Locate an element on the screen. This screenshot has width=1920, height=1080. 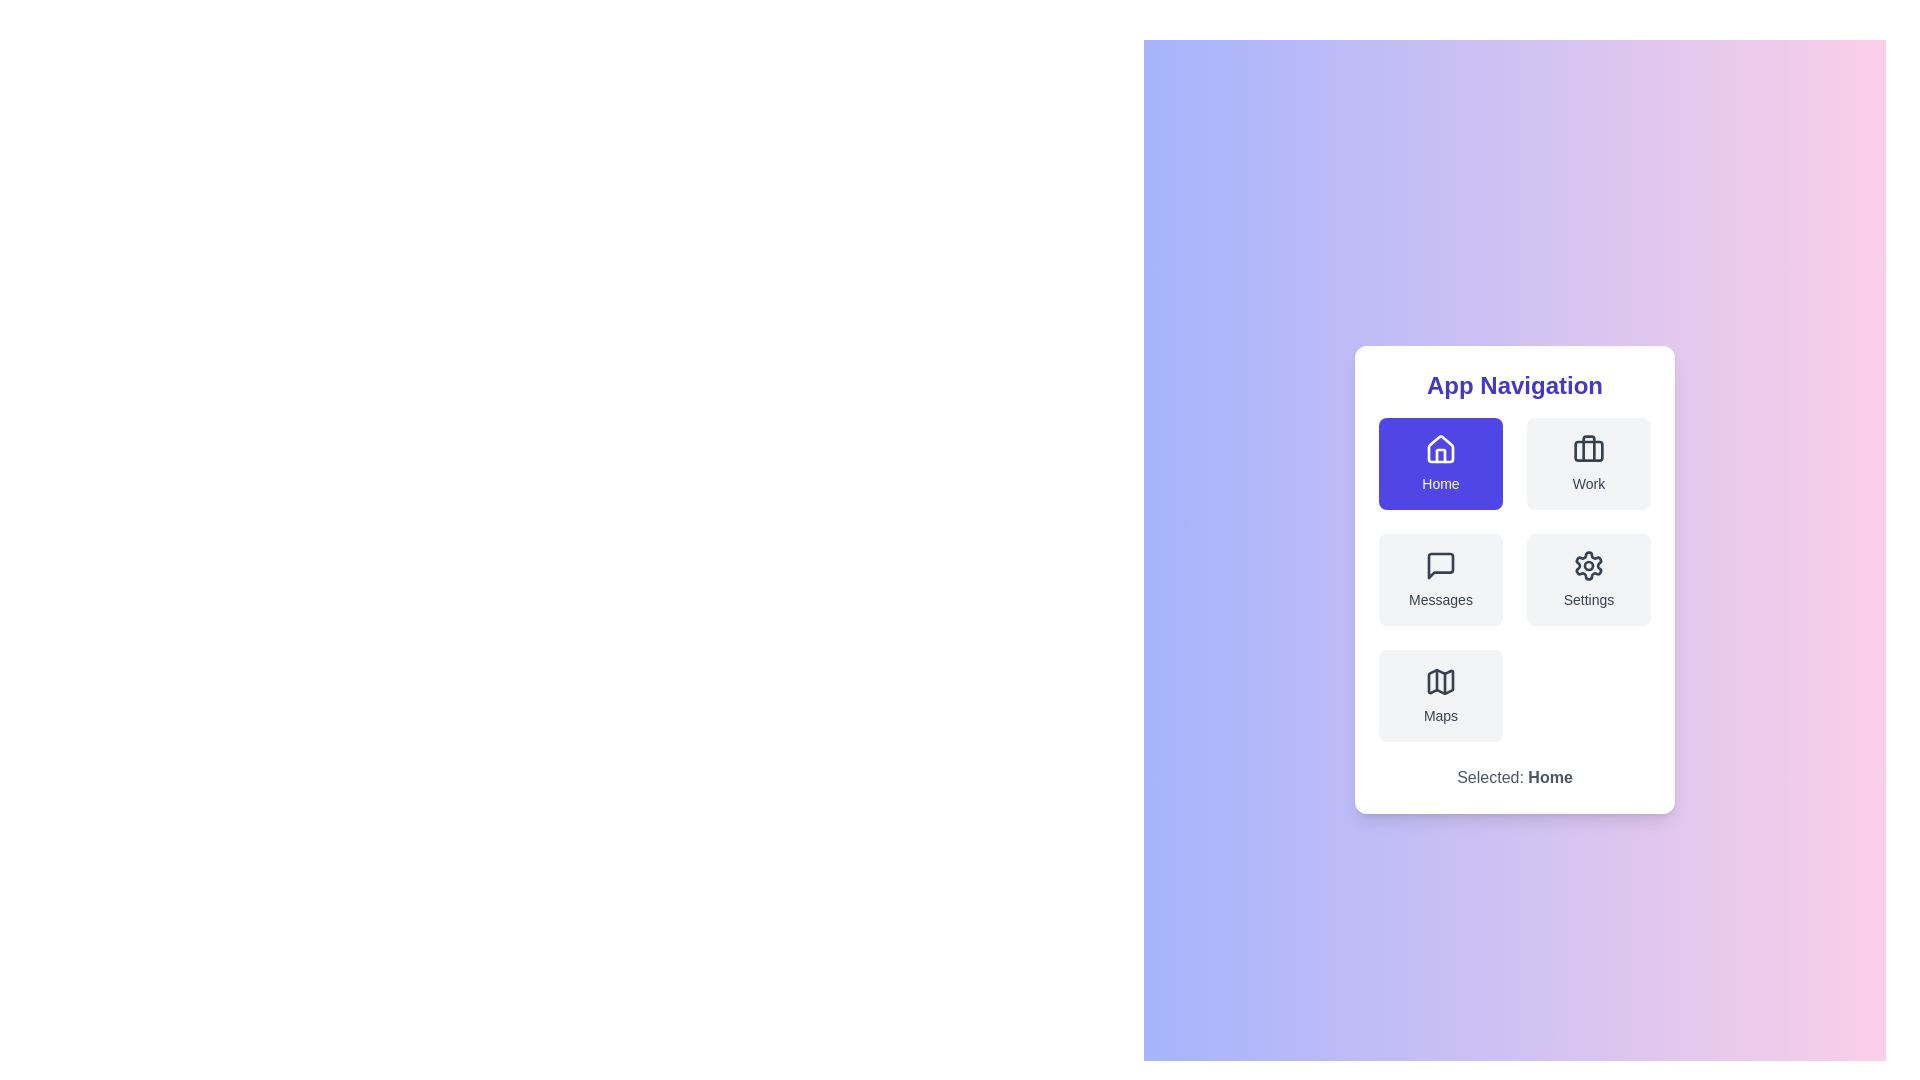
the menu item labeled Settings to preview its visual feedback is located at coordinates (1587, 579).